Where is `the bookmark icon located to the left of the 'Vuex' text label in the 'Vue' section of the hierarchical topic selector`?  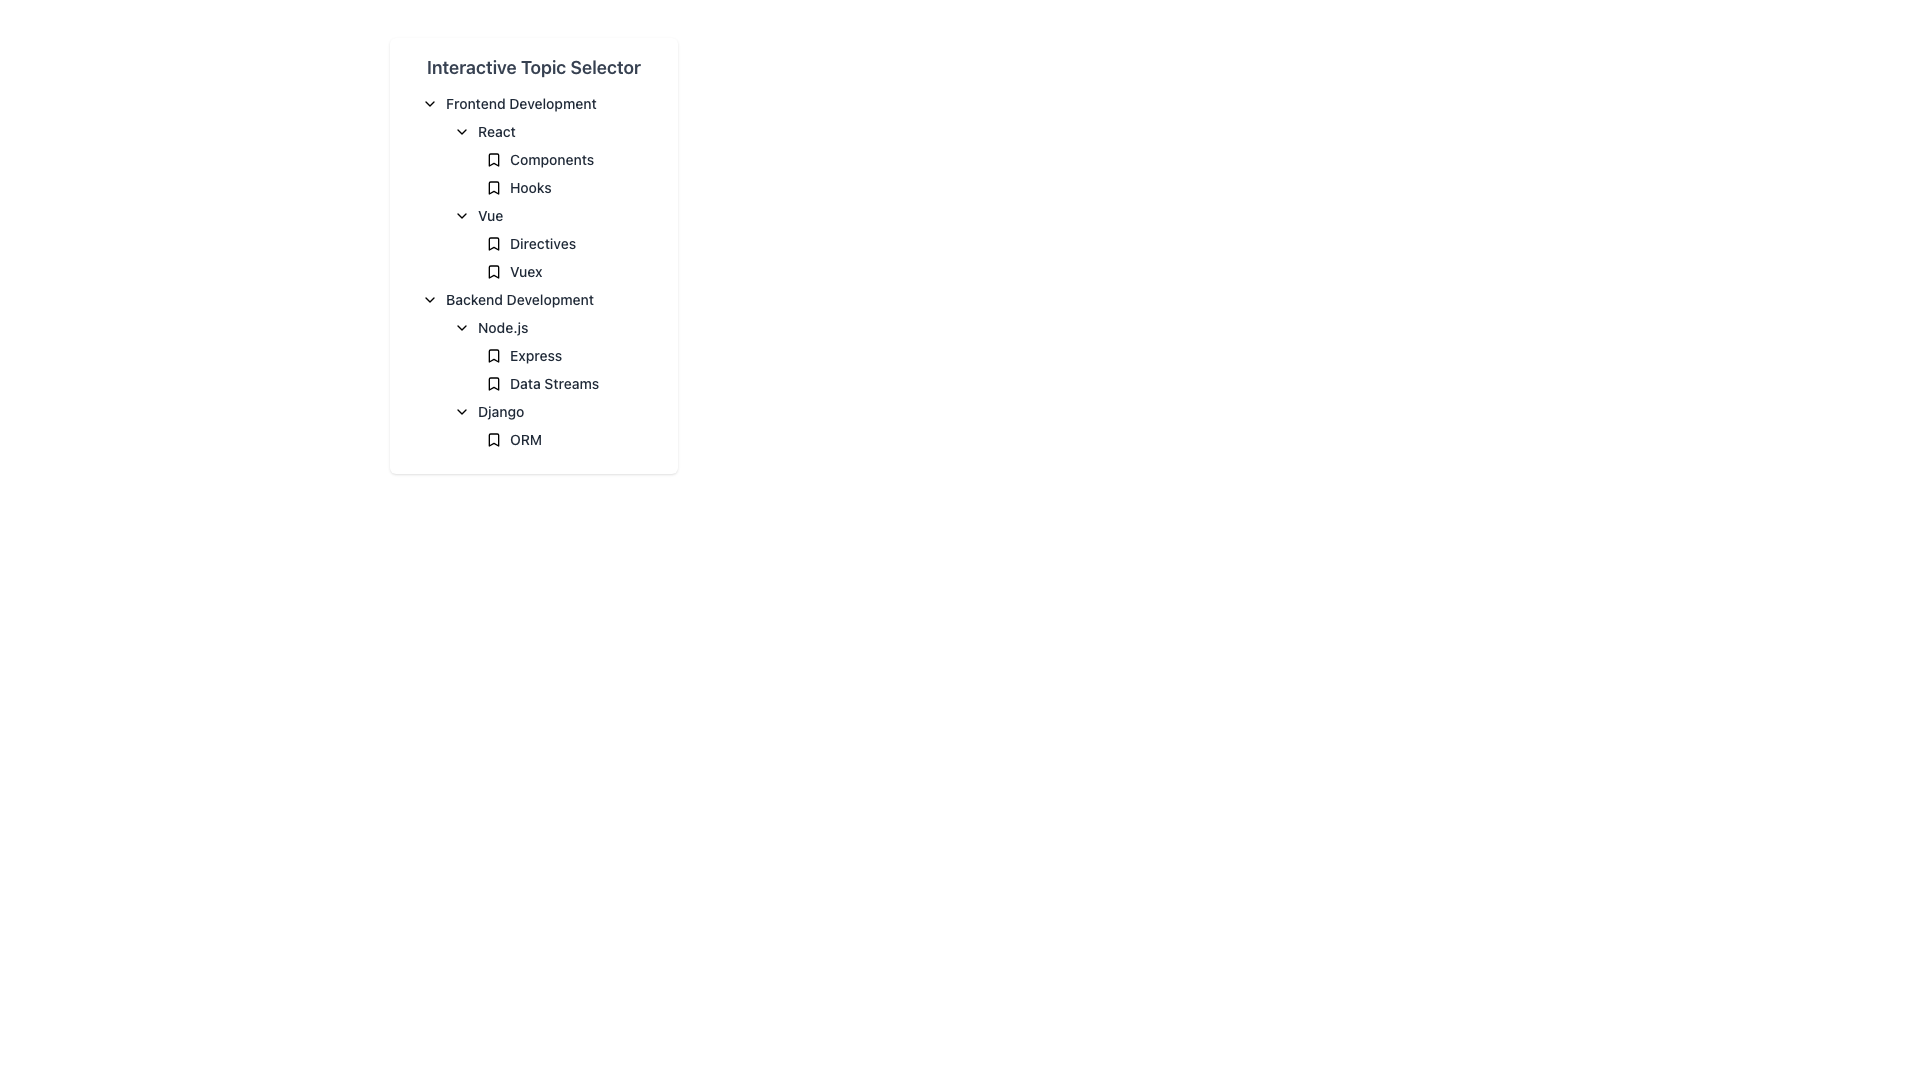 the bookmark icon located to the left of the 'Vuex' text label in the 'Vue' section of the hierarchical topic selector is located at coordinates (494, 272).